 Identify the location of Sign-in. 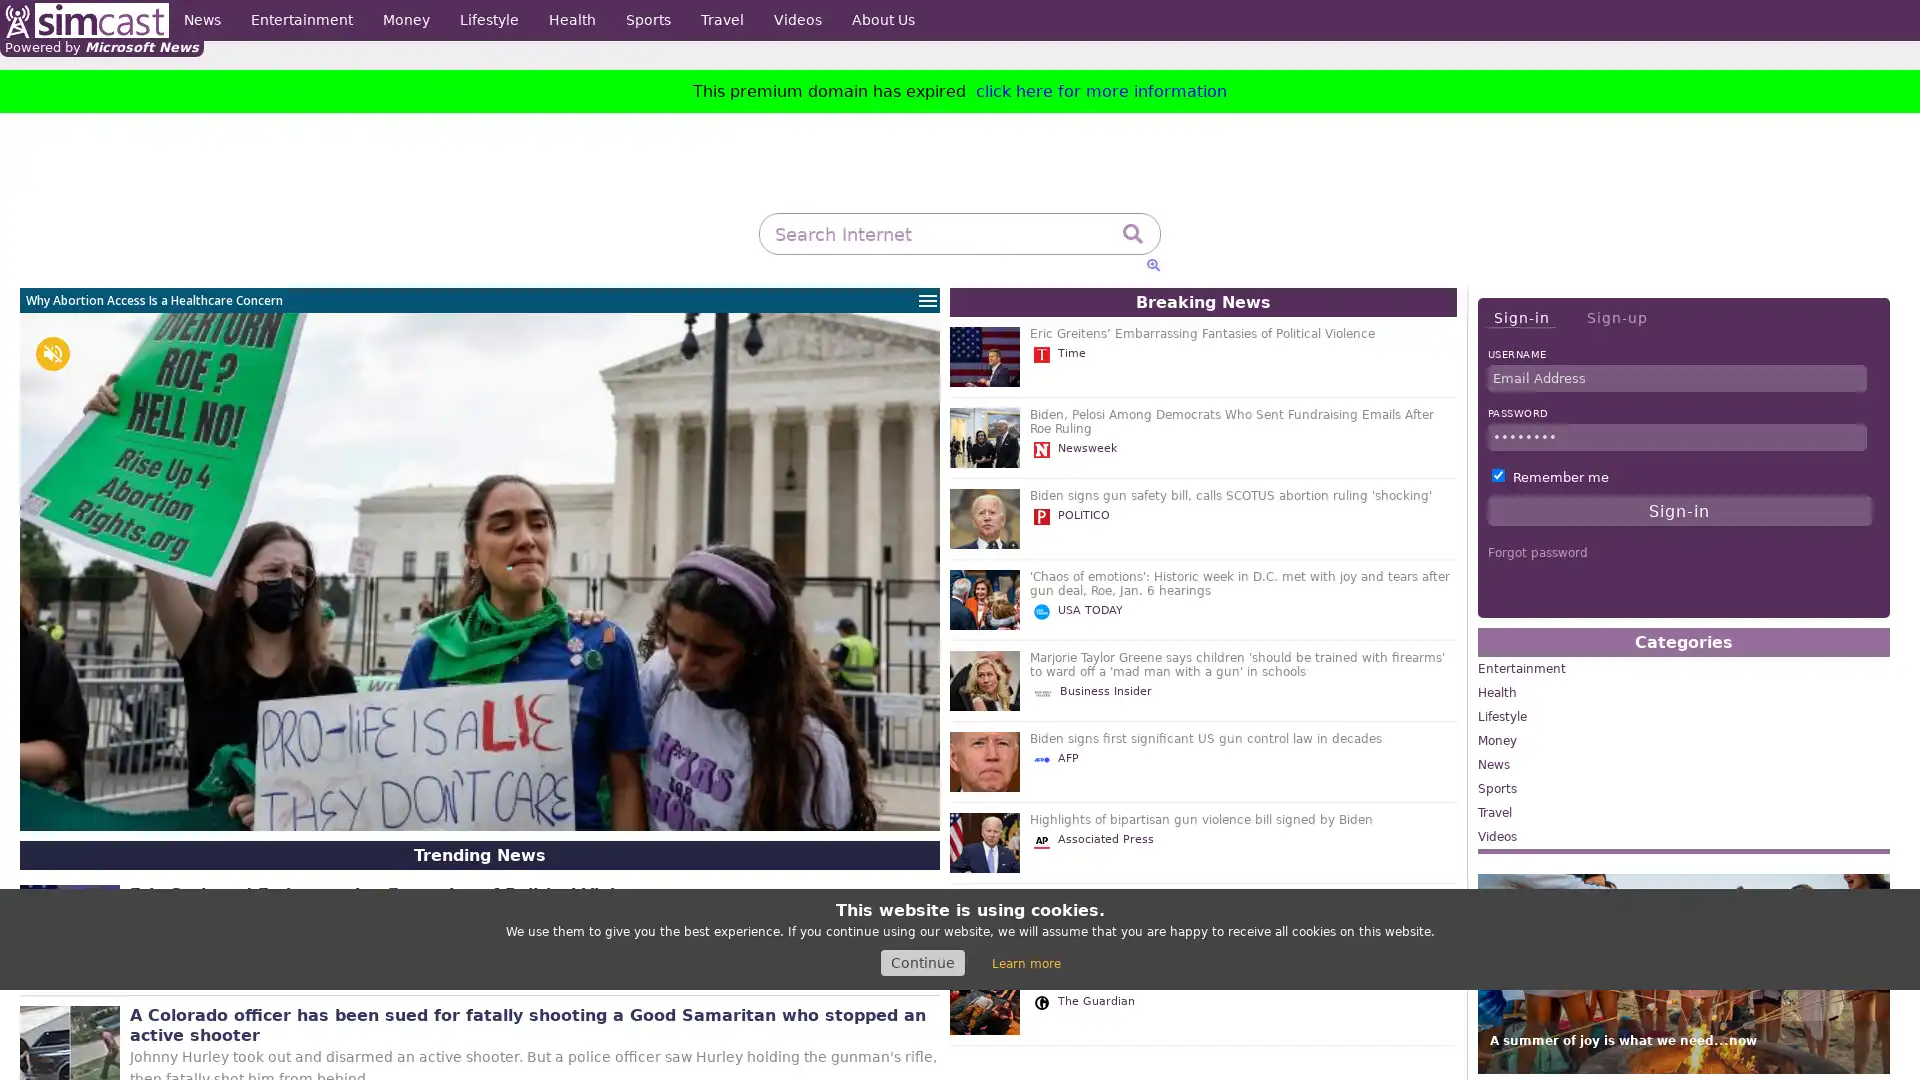
(1679, 509).